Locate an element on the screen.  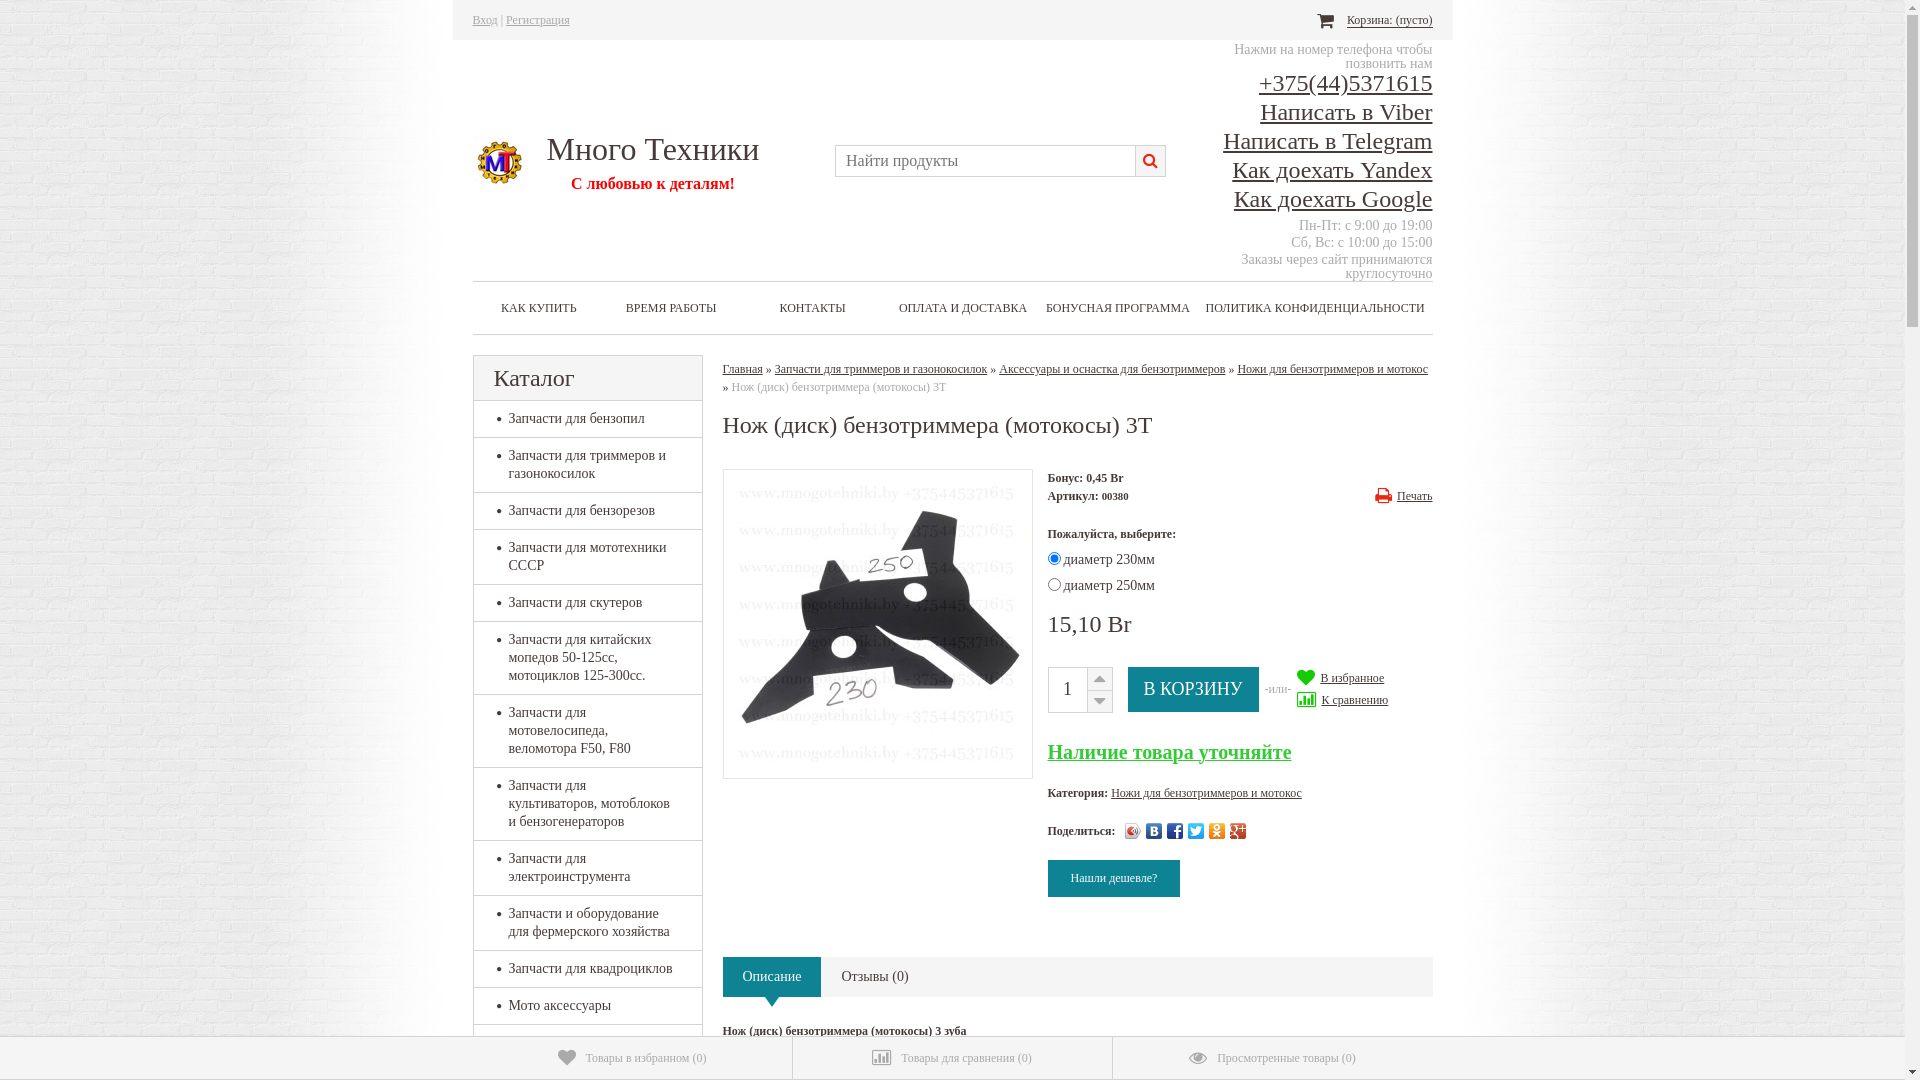
'Google Plus' is located at coordinates (1237, 830).